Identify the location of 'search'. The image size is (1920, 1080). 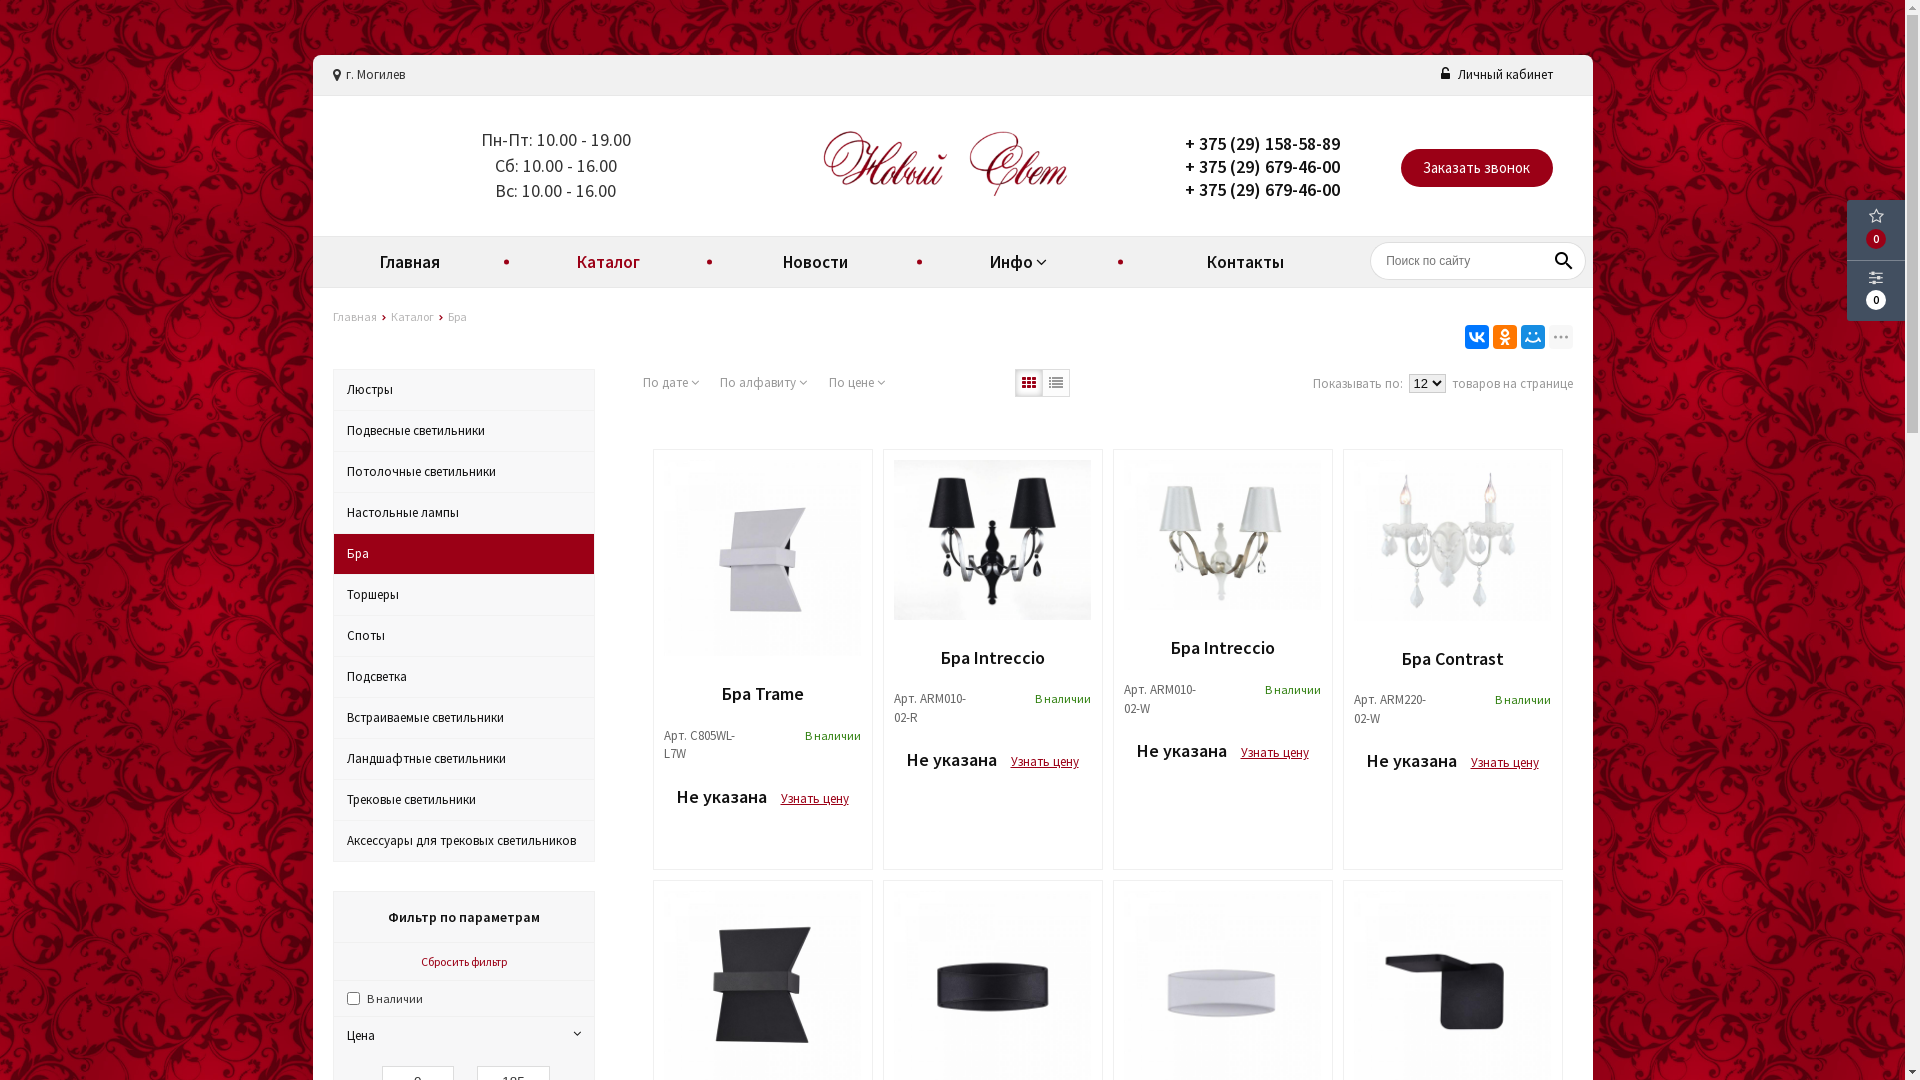
(1563, 260).